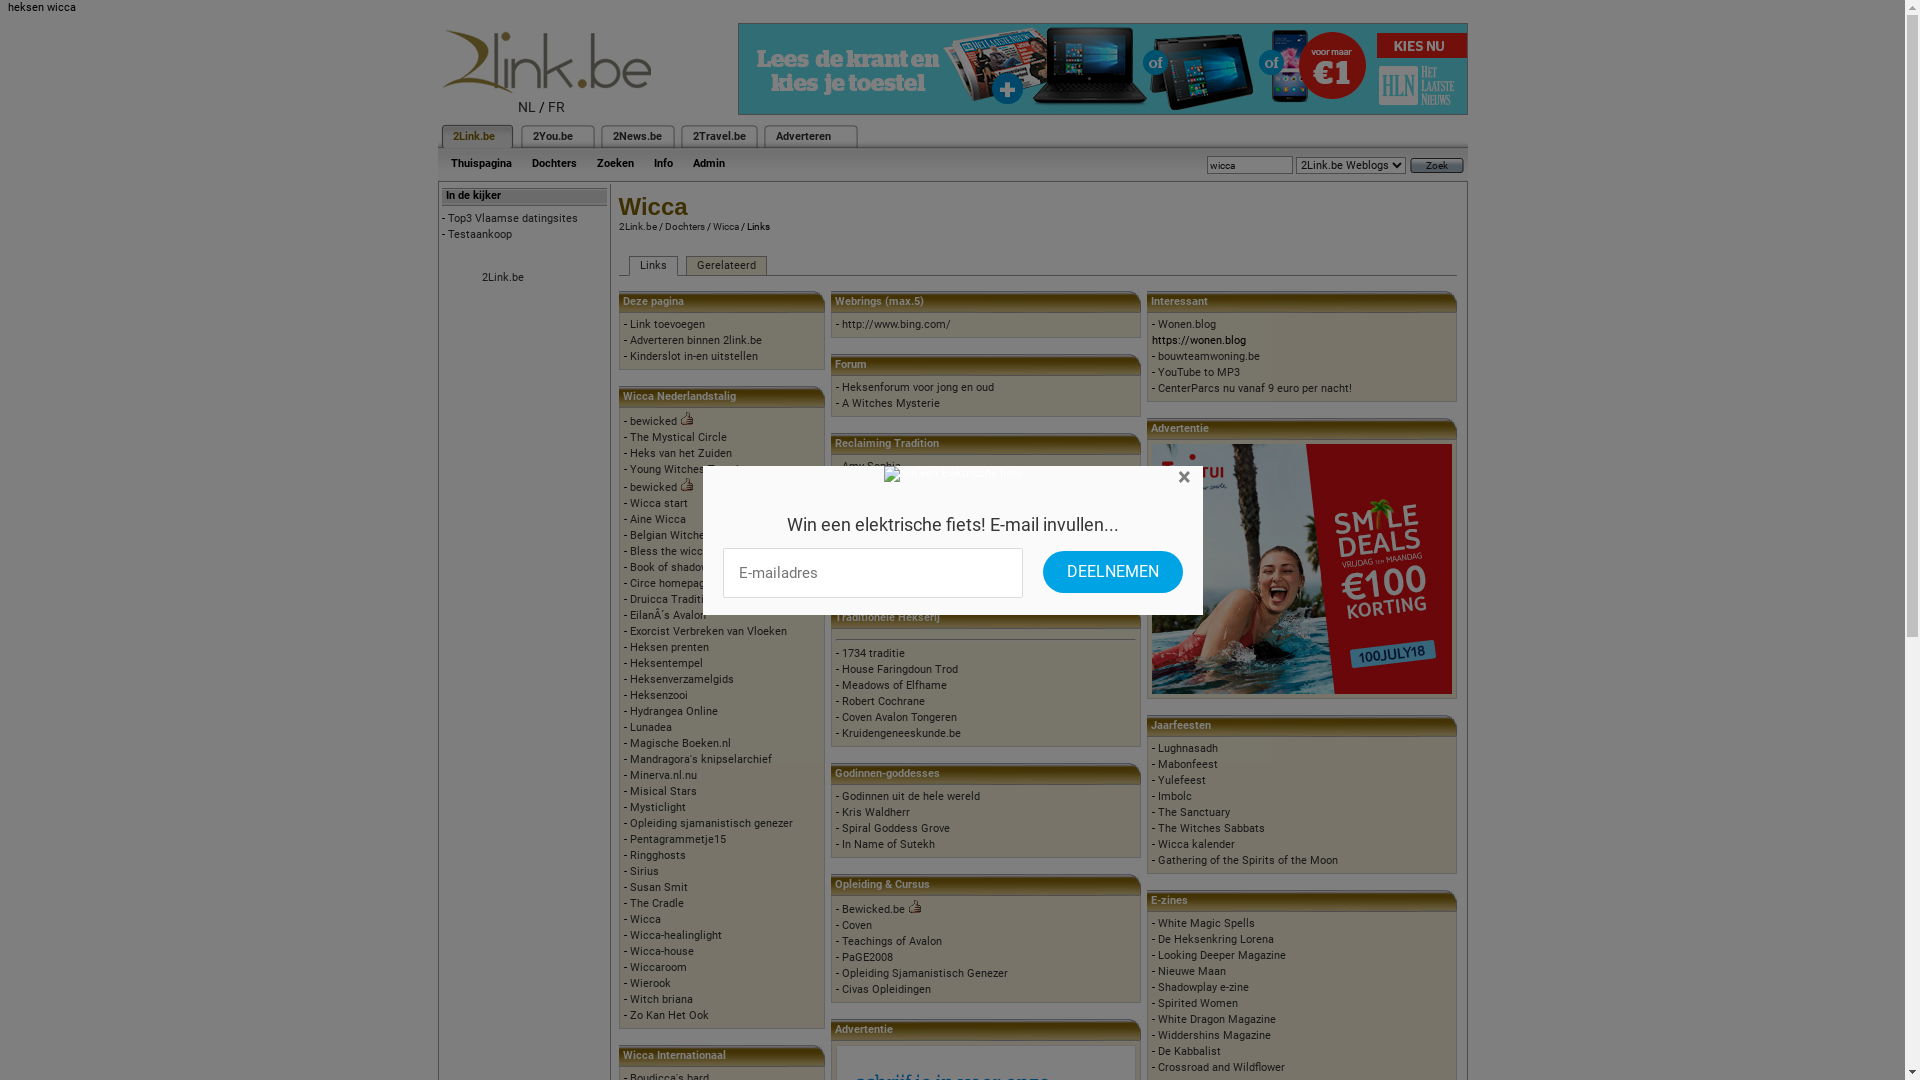 The image size is (1920, 1080). What do you see at coordinates (718, 135) in the screenshot?
I see `'2Travel.be'` at bounding box center [718, 135].